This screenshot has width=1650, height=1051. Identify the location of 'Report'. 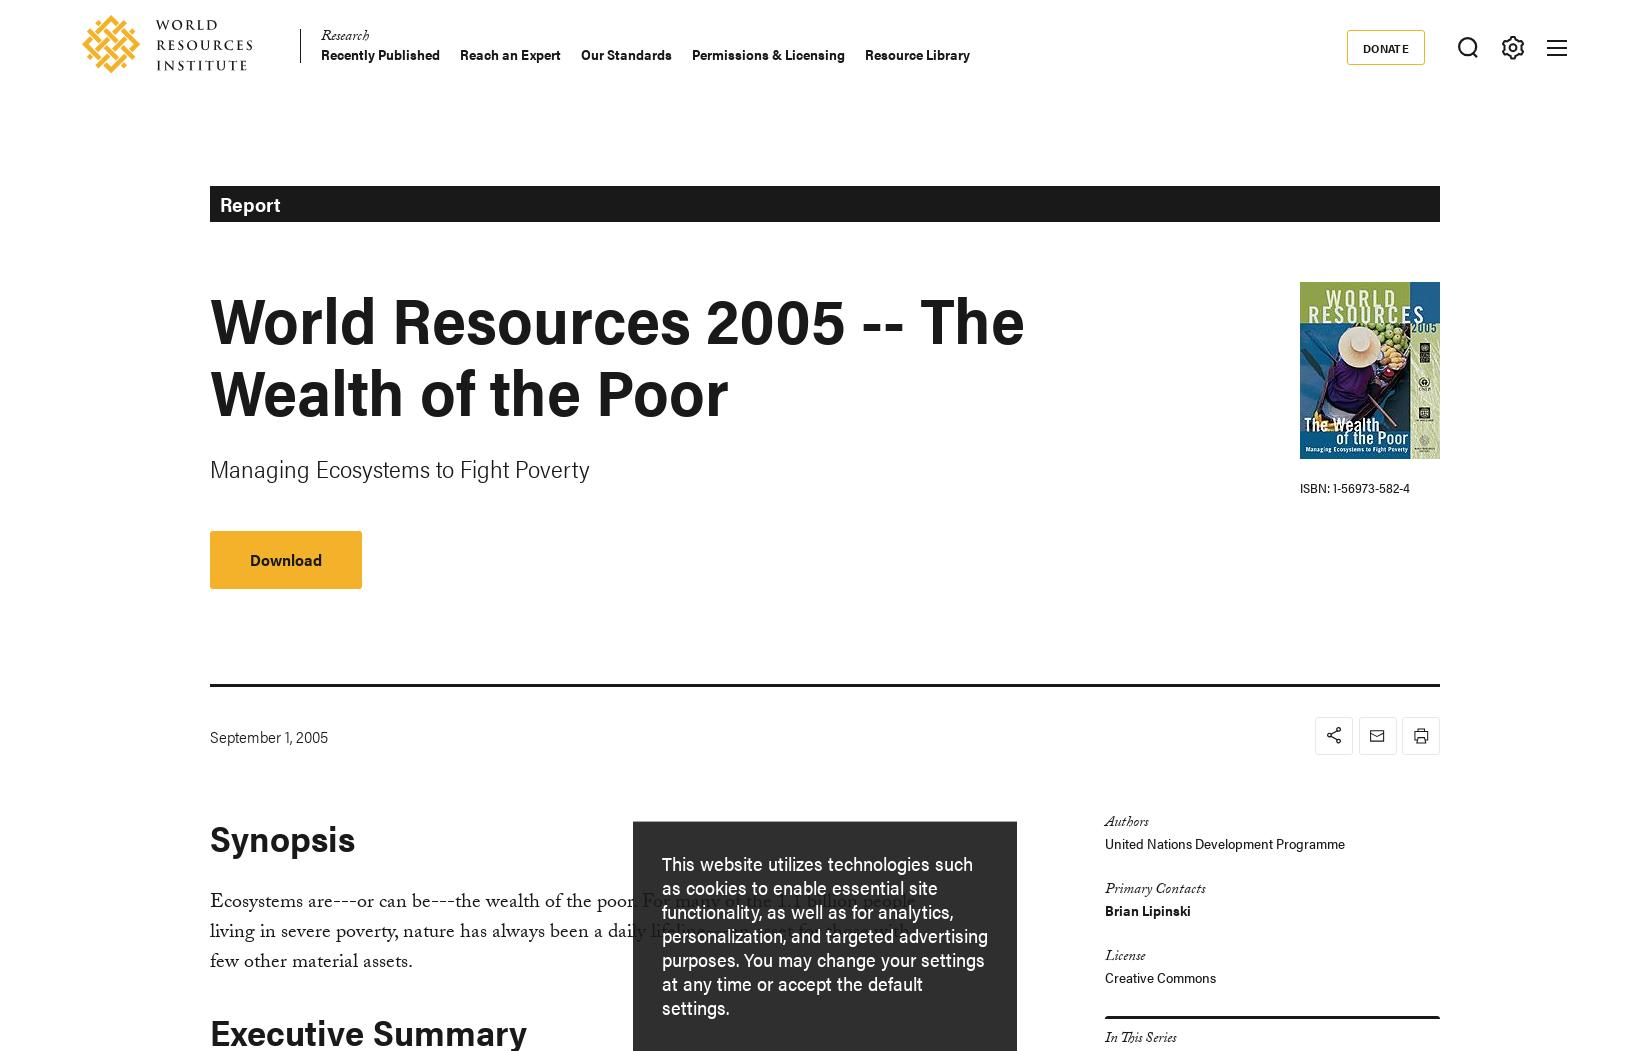
(248, 202).